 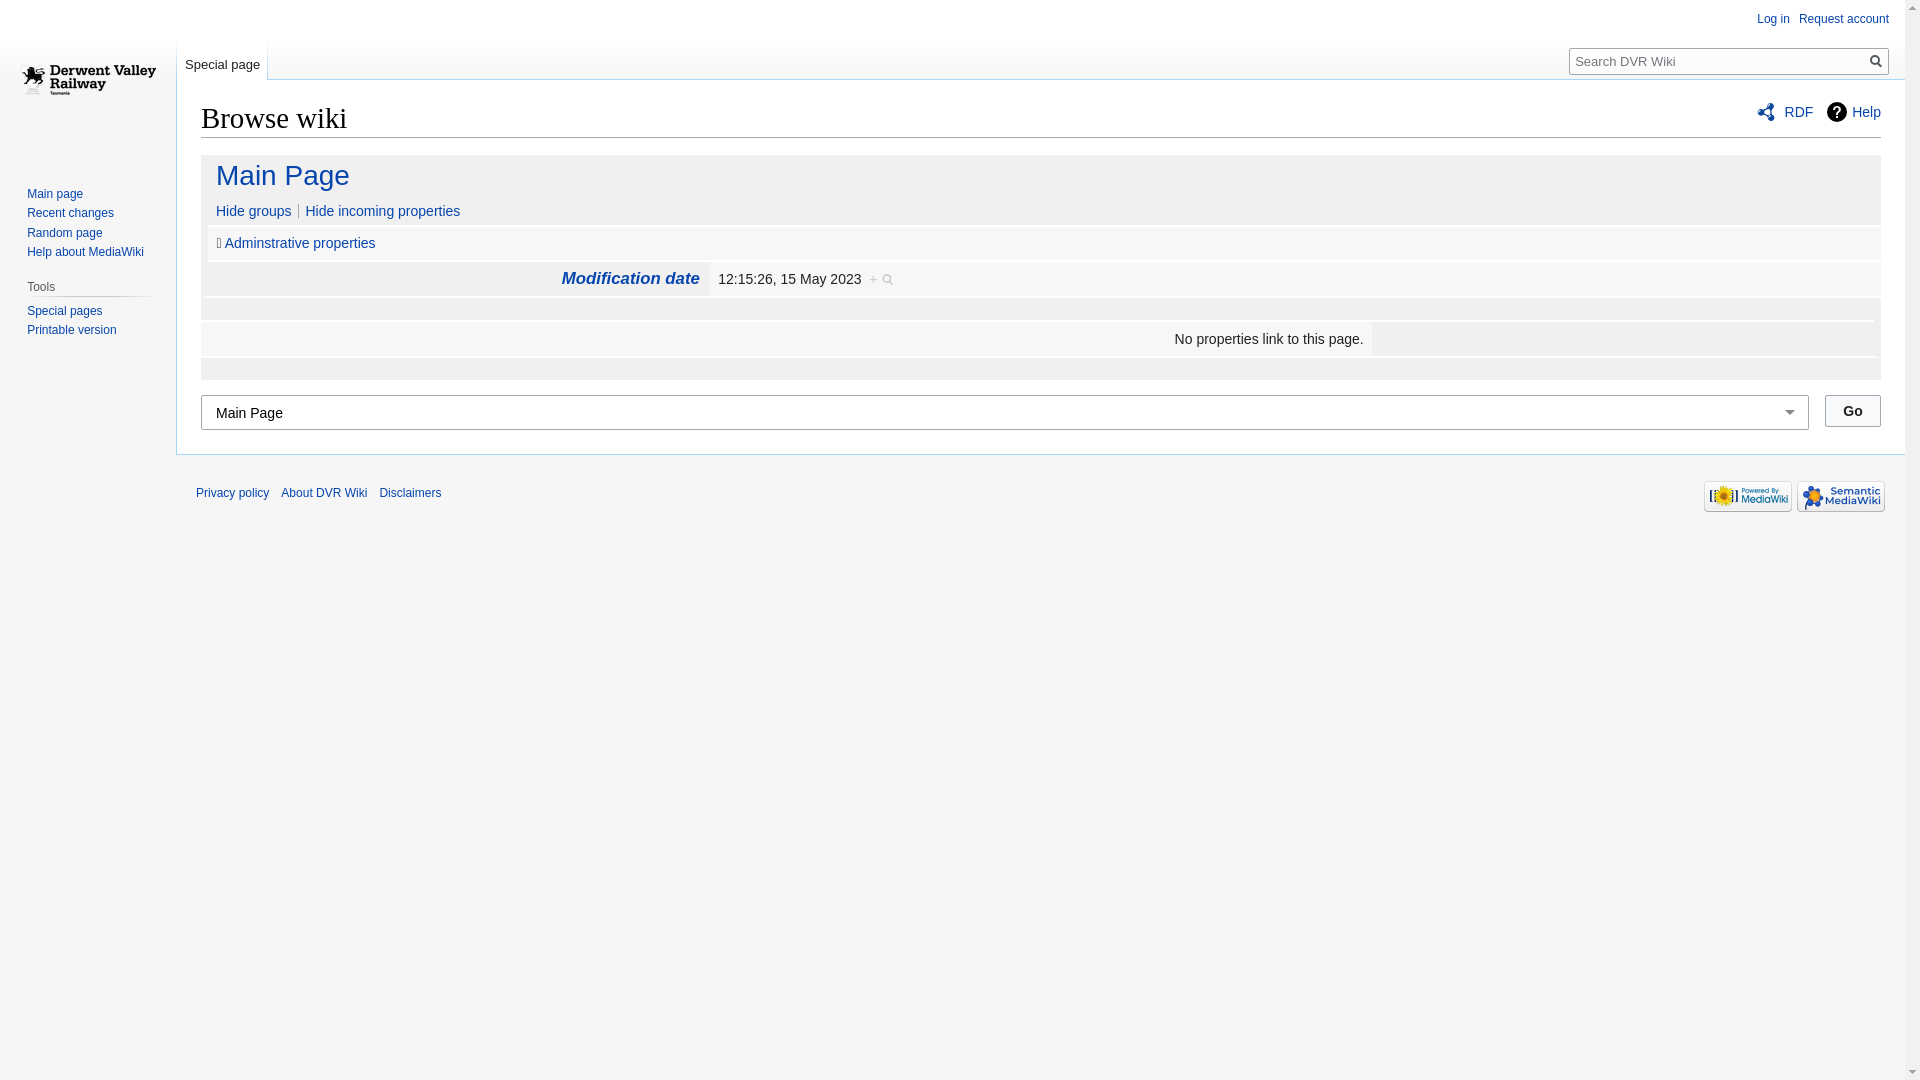 I want to click on 'Help about MediaWiki', so click(x=84, y=250).